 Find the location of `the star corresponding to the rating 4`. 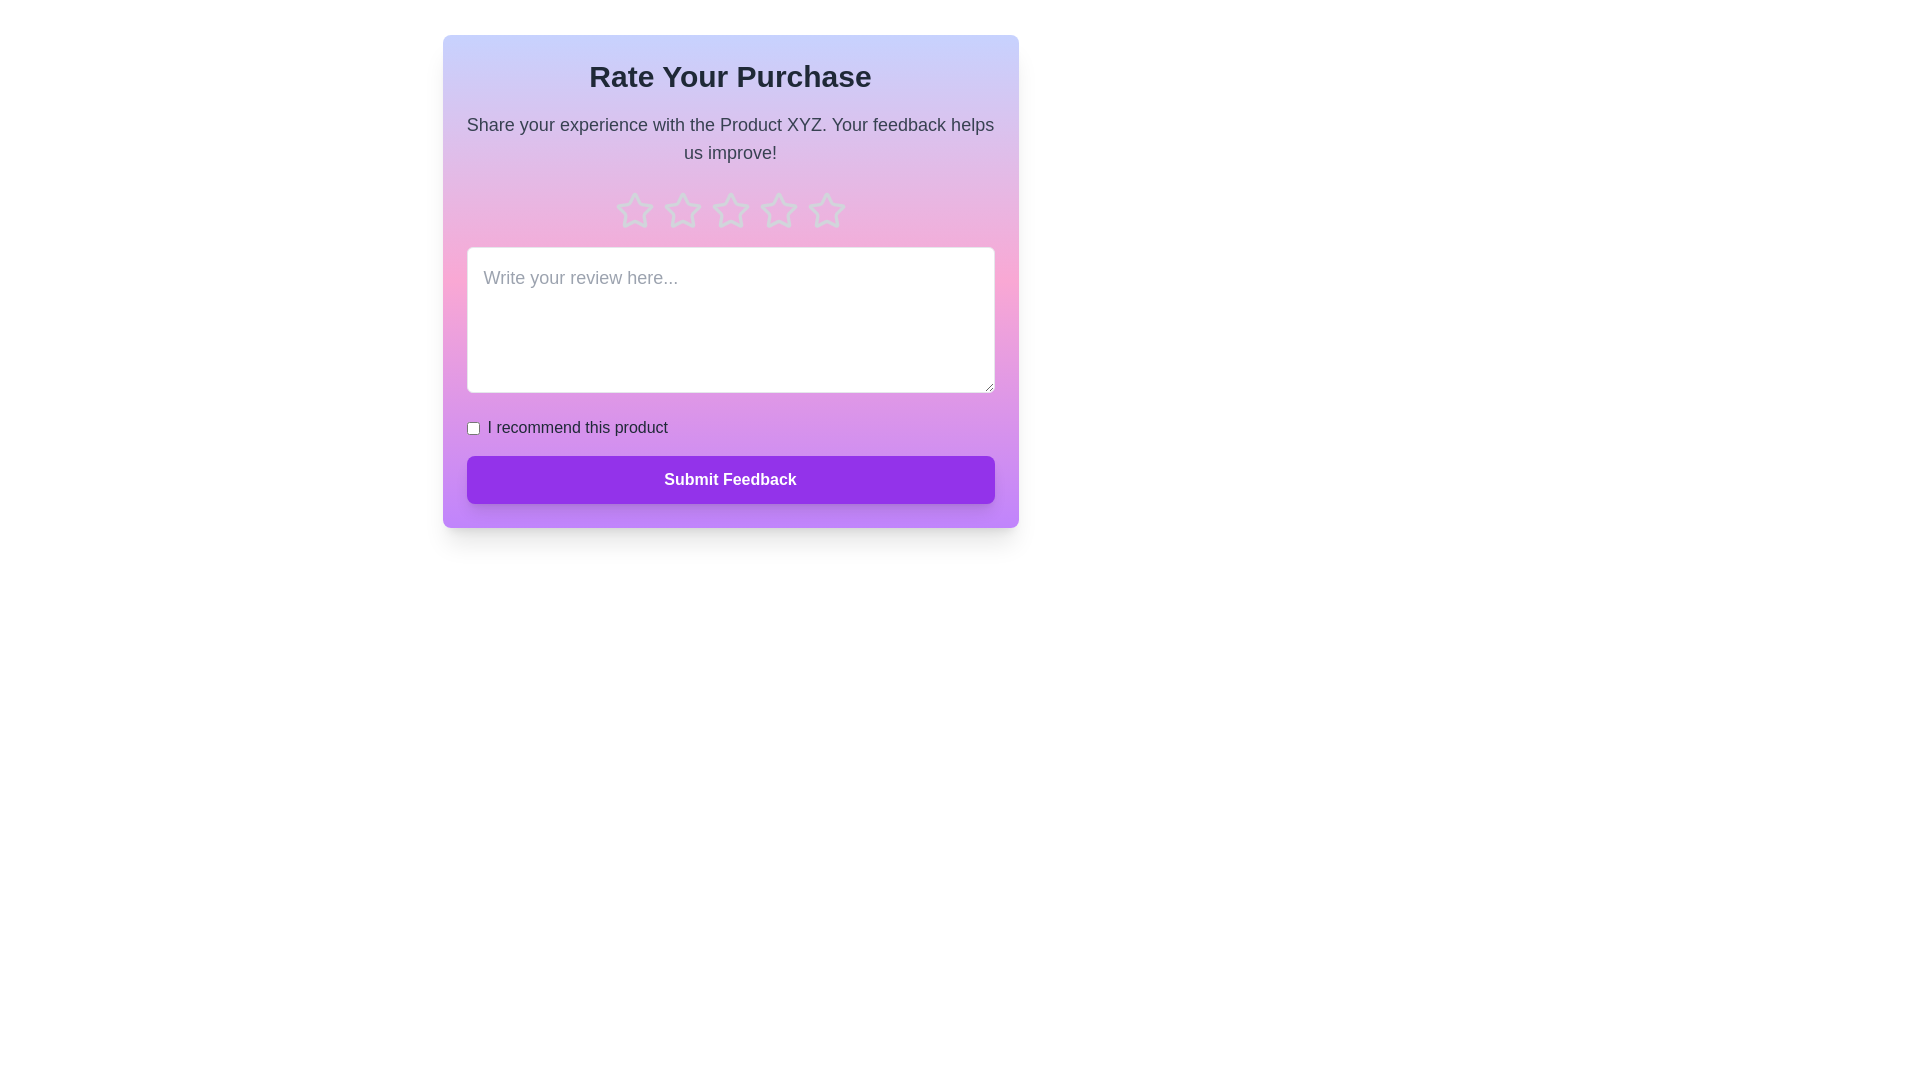

the star corresponding to the rating 4 is located at coordinates (777, 211).